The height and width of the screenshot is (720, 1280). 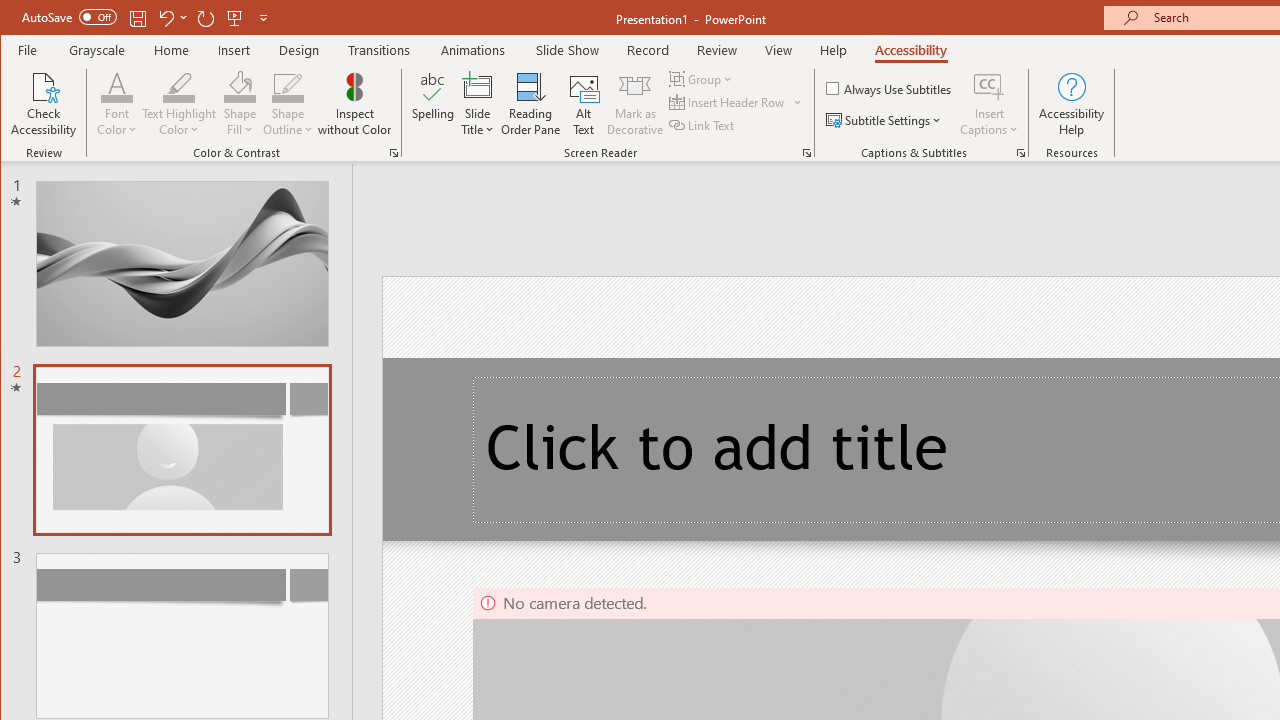 I want to click on 'Grayscale', so click(x=96, y=49).